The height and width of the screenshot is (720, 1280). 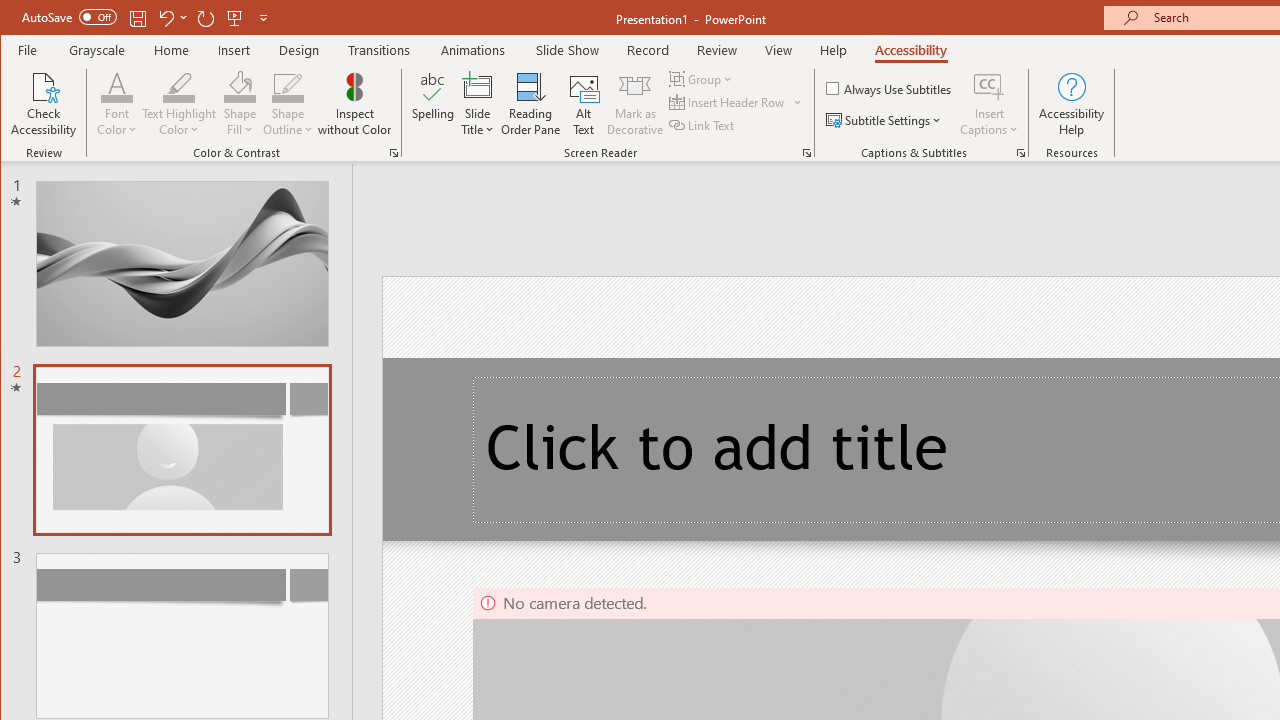 I want to click on 'Grayscale', so click(x=96, y=49).